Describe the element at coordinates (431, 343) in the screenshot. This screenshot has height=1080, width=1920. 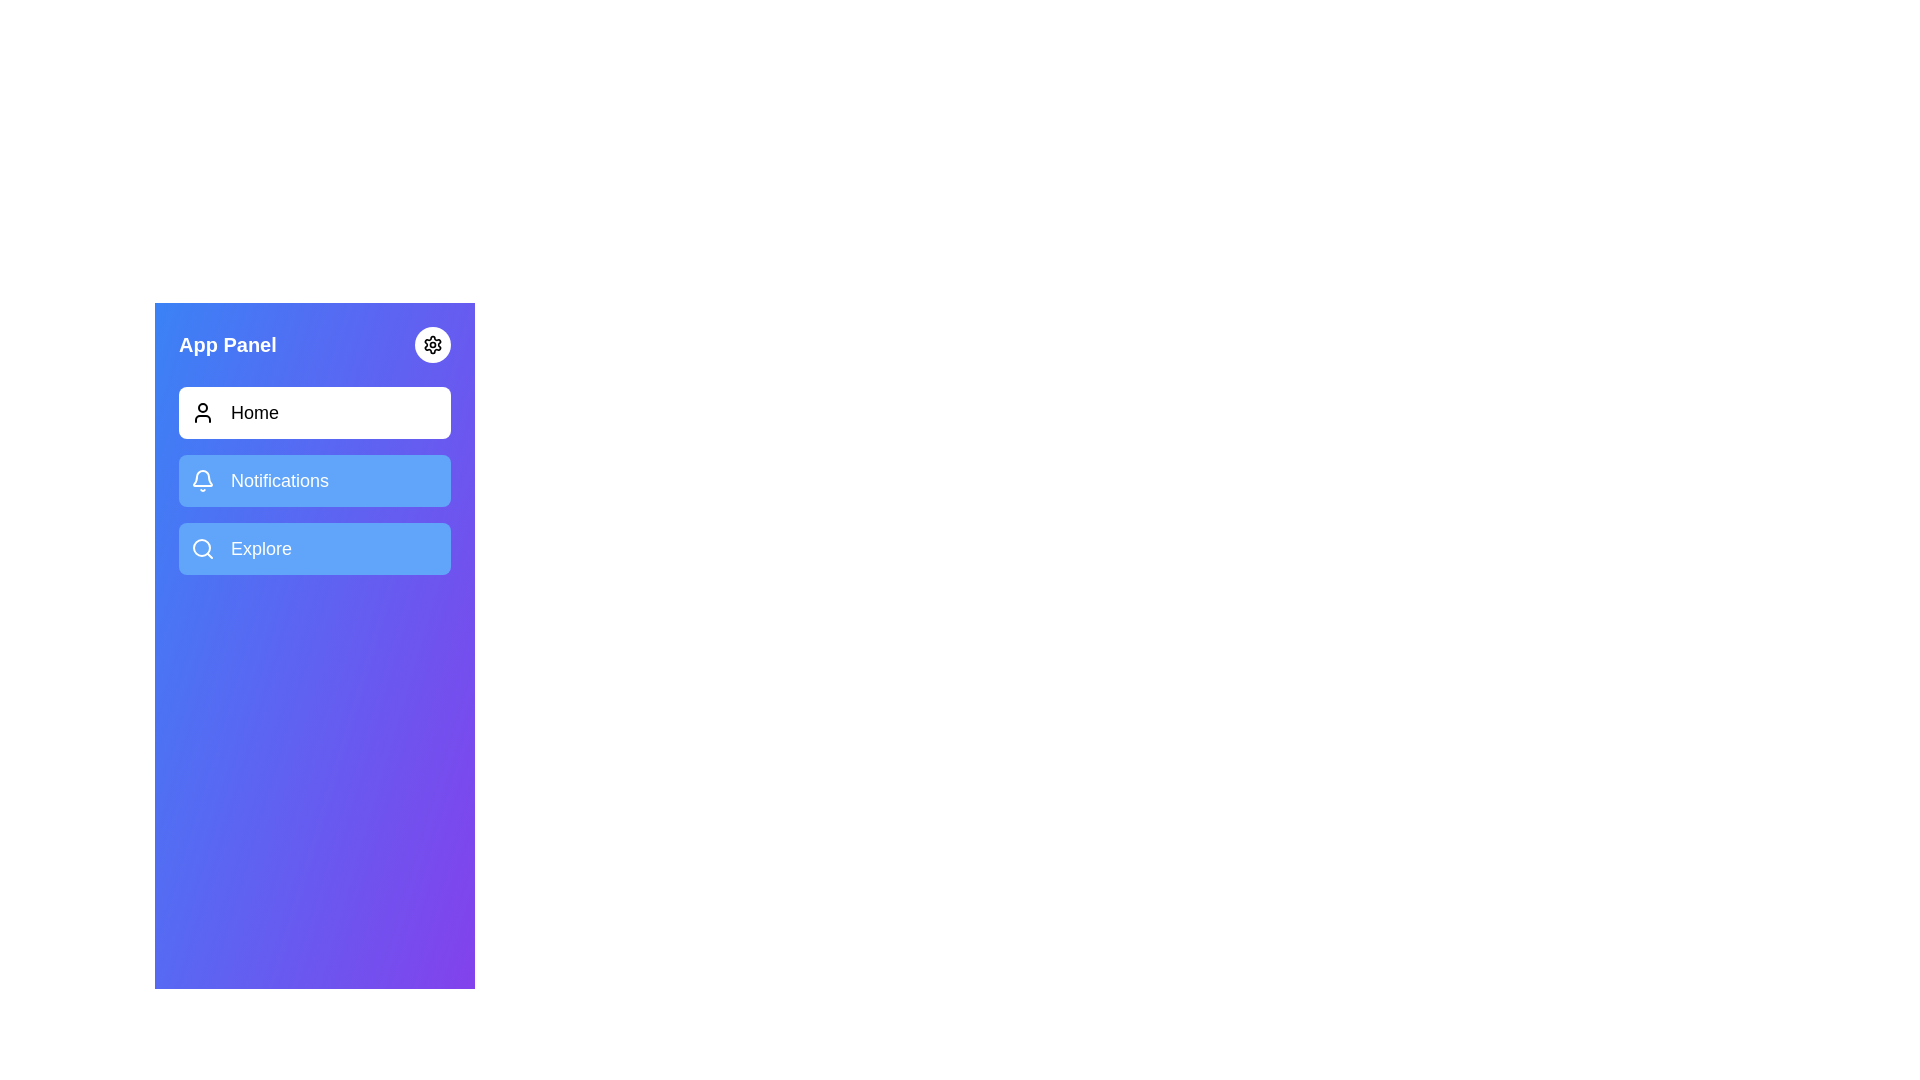
I see `the settings button located at the top-right corner of the navigation menu` at that location.